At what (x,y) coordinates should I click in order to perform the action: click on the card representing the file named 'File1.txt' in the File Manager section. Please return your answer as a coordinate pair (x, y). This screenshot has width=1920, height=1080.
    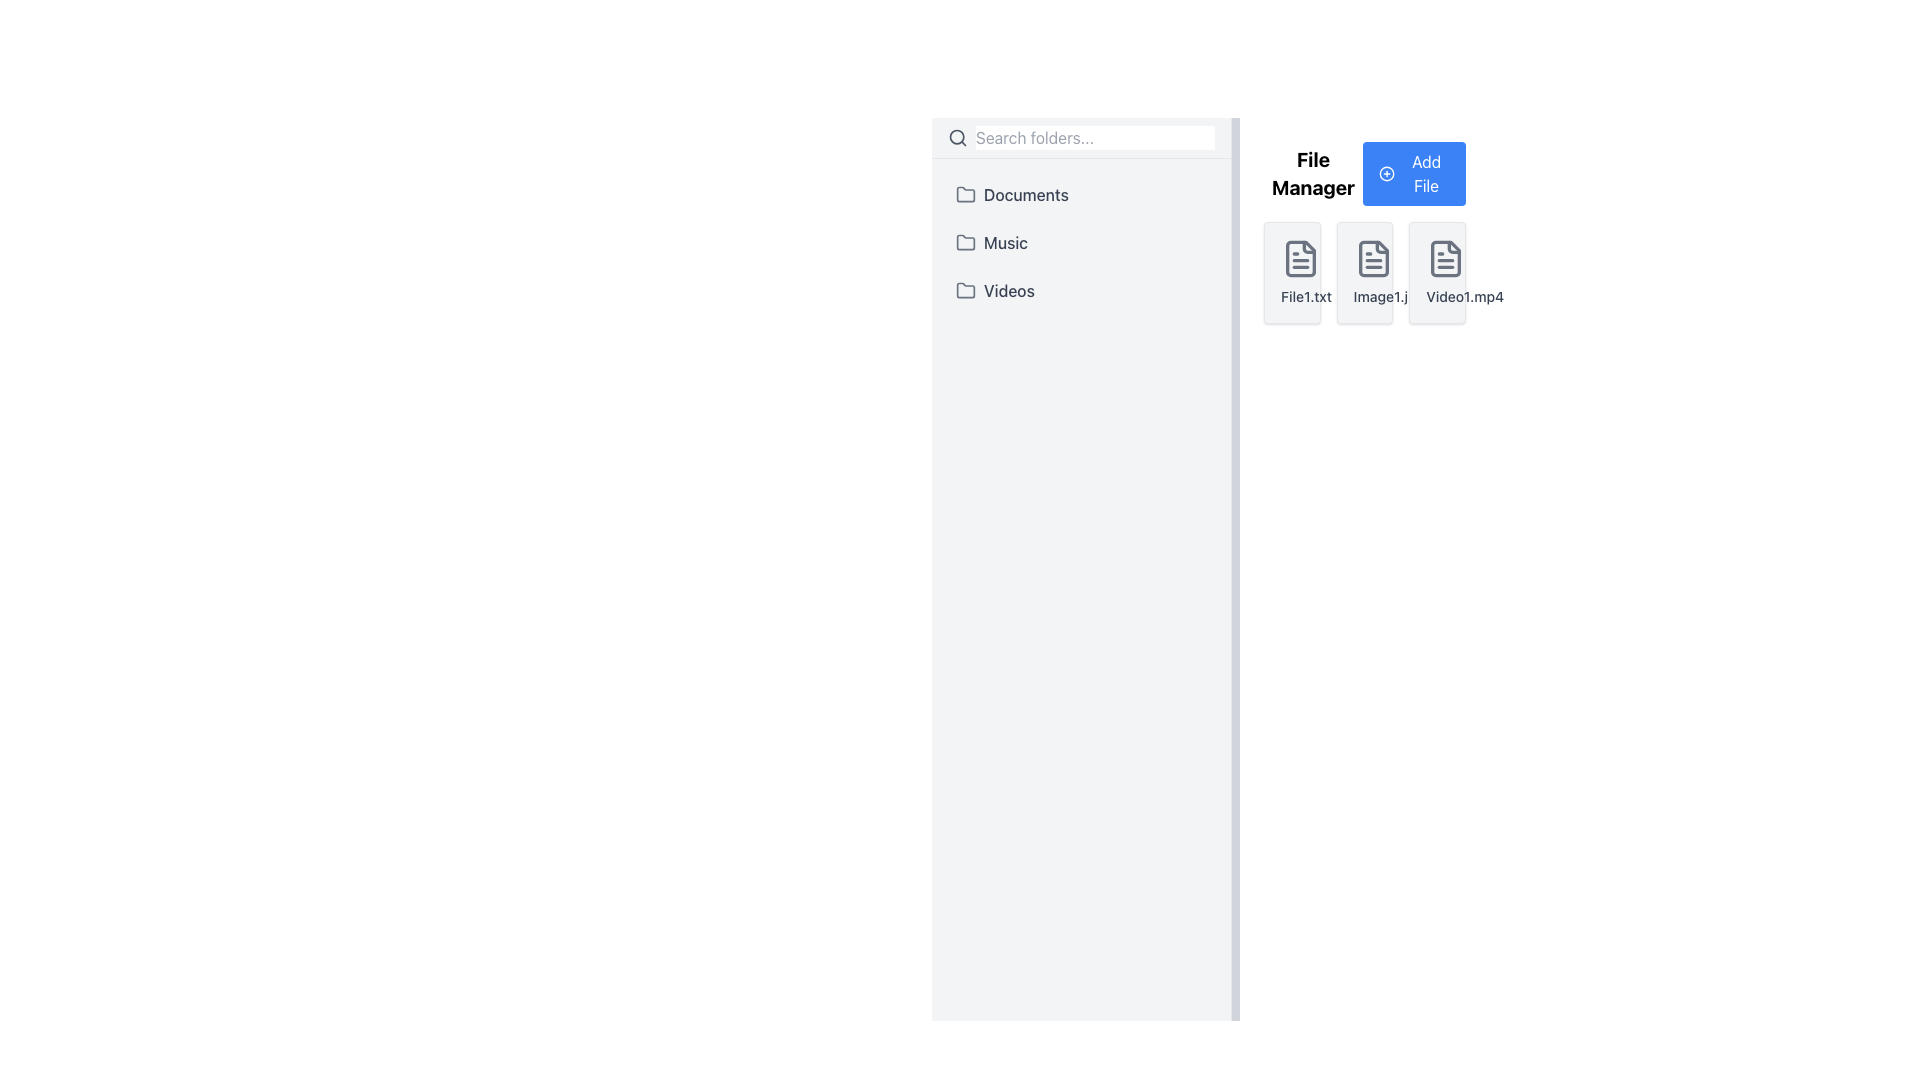
    Looking at the image, I should click on (1292, 273).